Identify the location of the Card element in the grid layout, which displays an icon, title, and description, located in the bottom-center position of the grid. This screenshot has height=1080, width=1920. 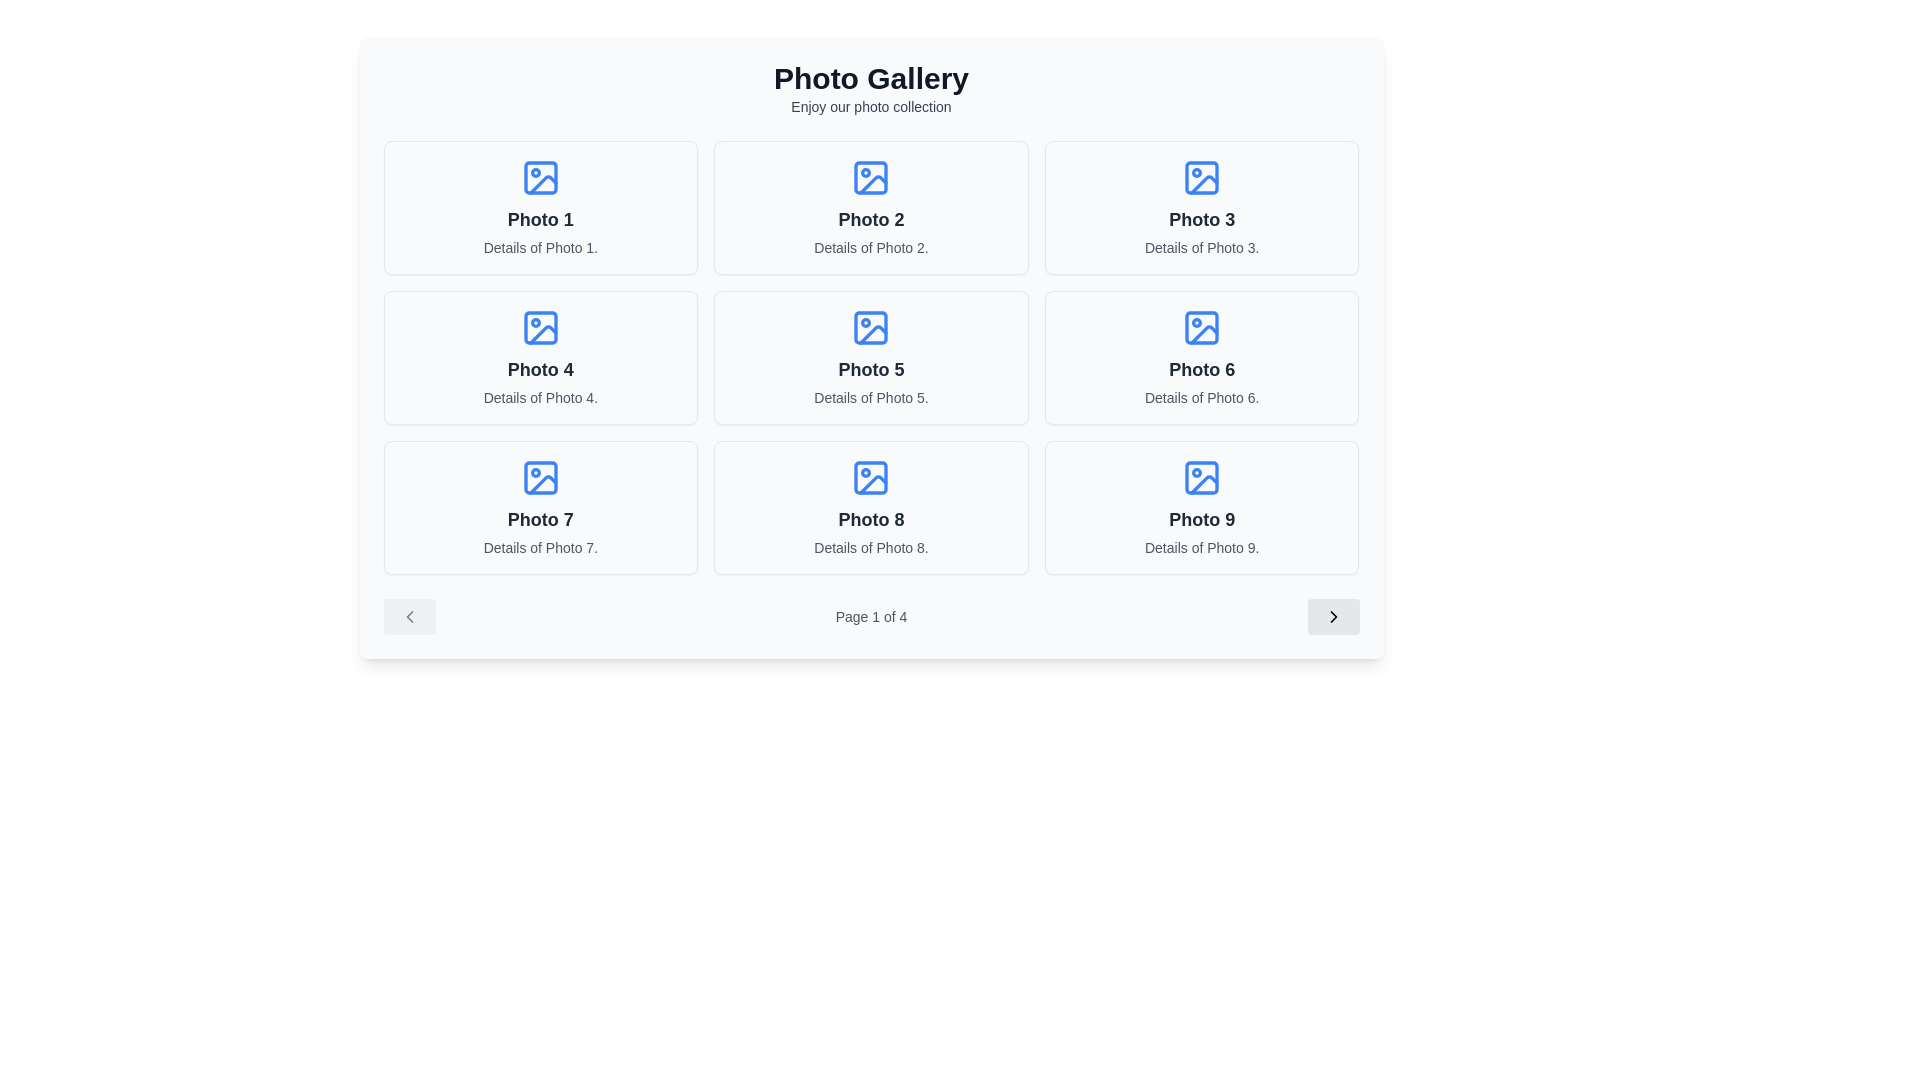
(871, 507).